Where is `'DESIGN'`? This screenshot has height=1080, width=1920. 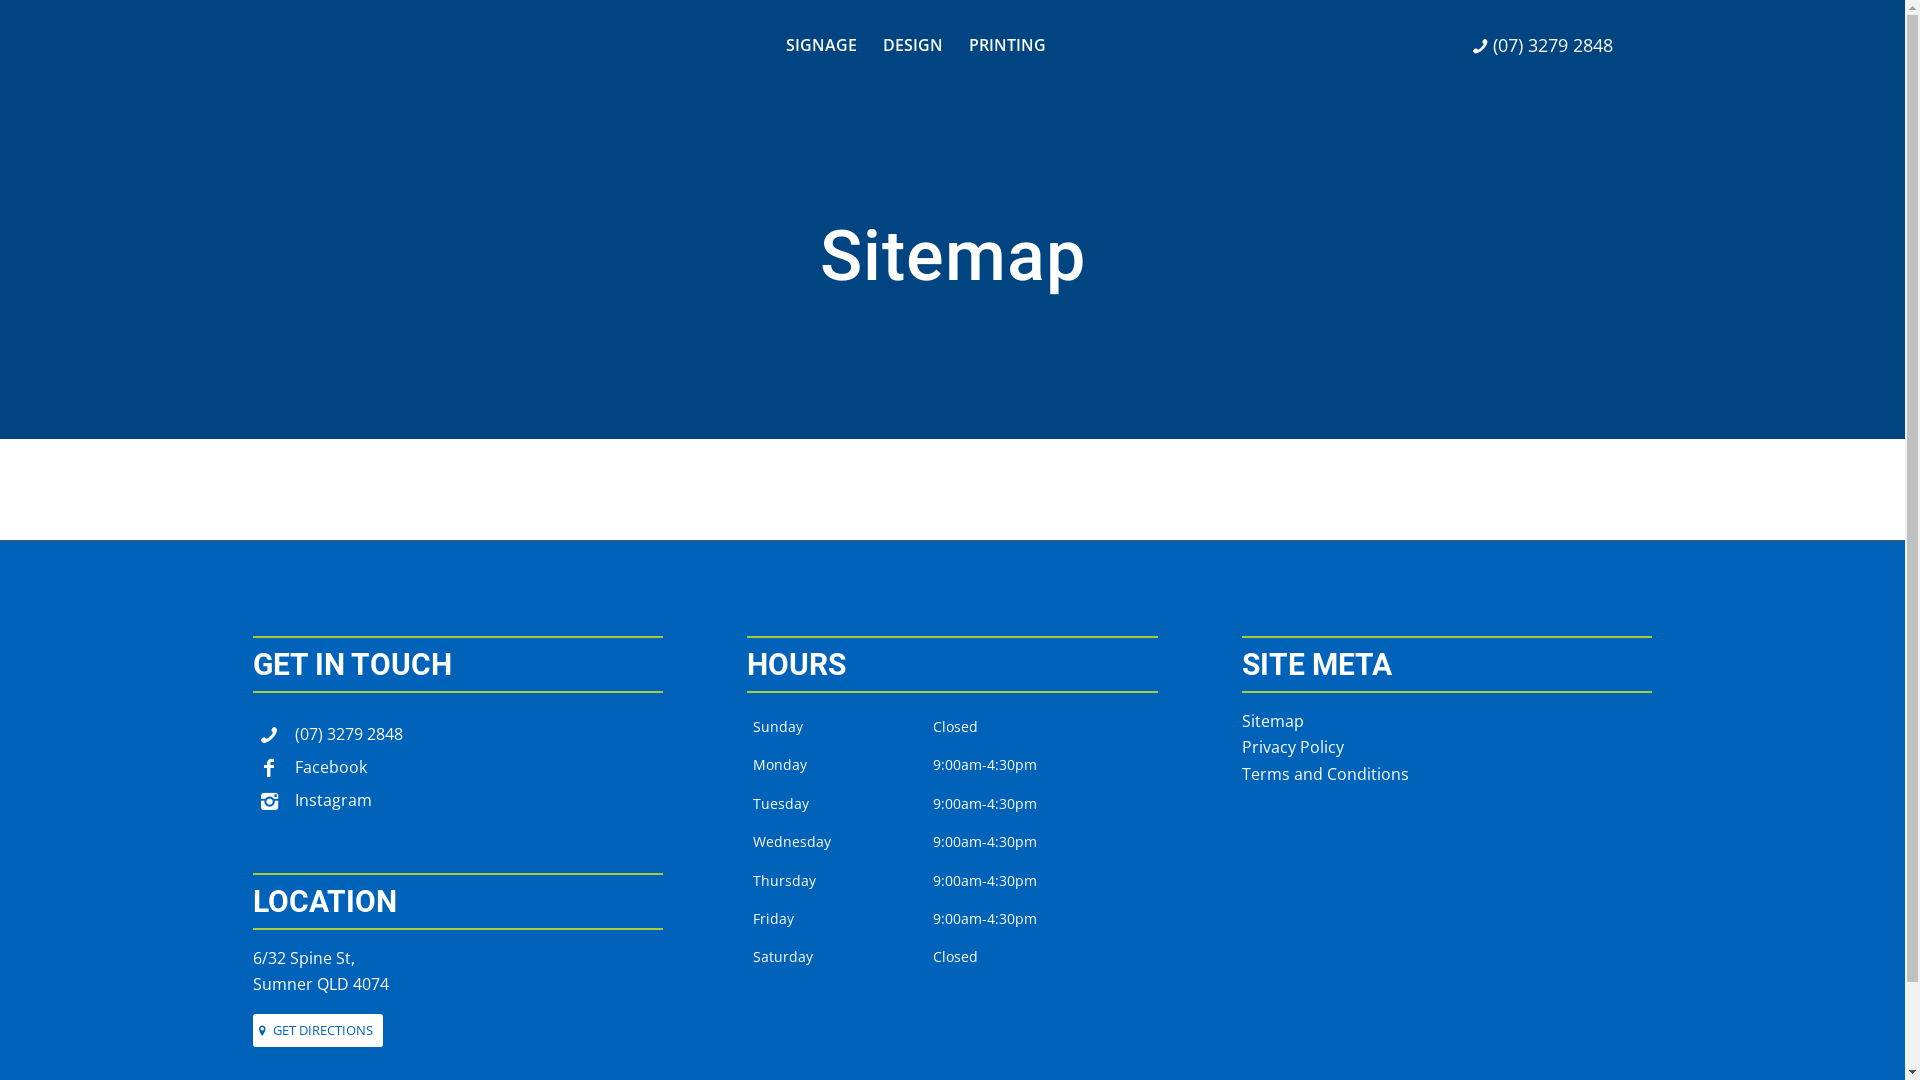 'DESIGN' is located at coordinates (869, 45).